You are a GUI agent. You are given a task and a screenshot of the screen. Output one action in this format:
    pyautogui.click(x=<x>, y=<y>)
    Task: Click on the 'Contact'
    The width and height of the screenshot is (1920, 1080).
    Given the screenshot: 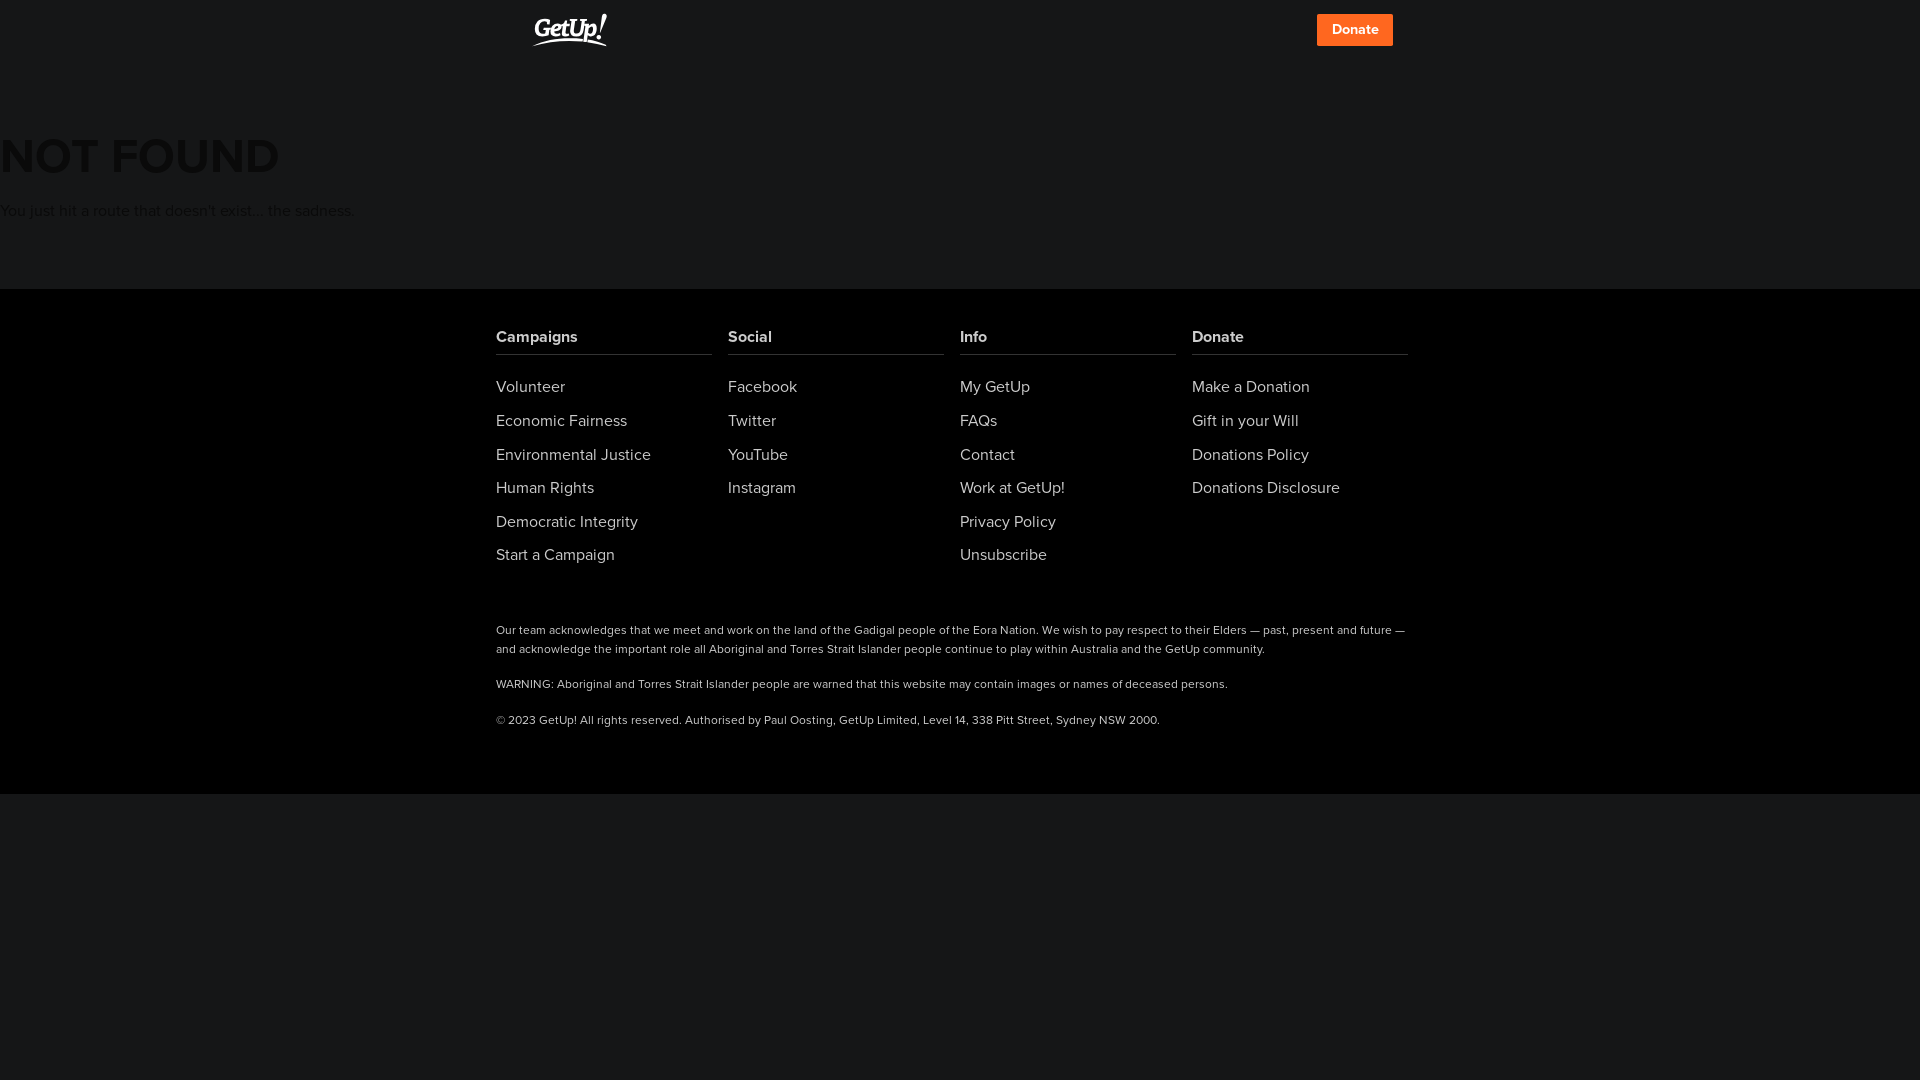 What is the action you would take?
    pyautogui.click(x=987, y=455)
    